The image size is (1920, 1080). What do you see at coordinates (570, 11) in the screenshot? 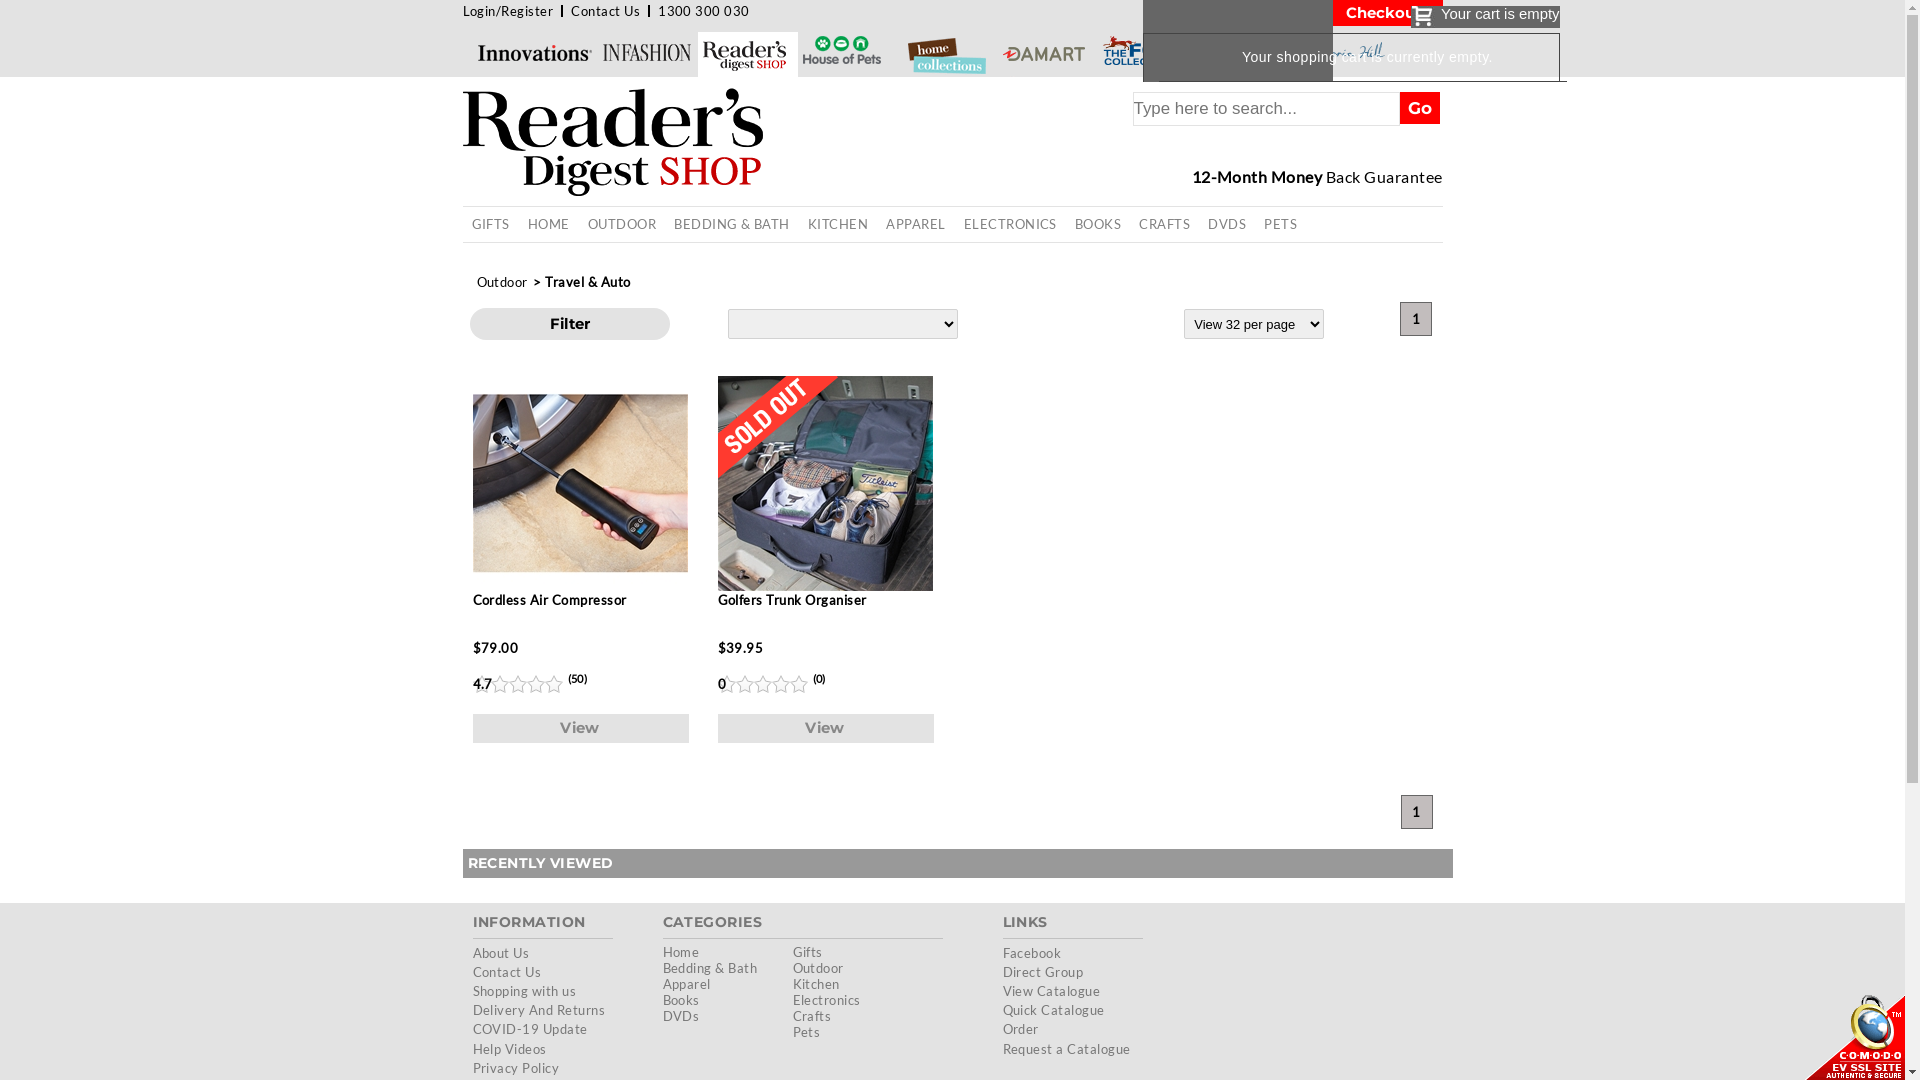
I see `'Contact Us'` at bounding box center [570, 11].